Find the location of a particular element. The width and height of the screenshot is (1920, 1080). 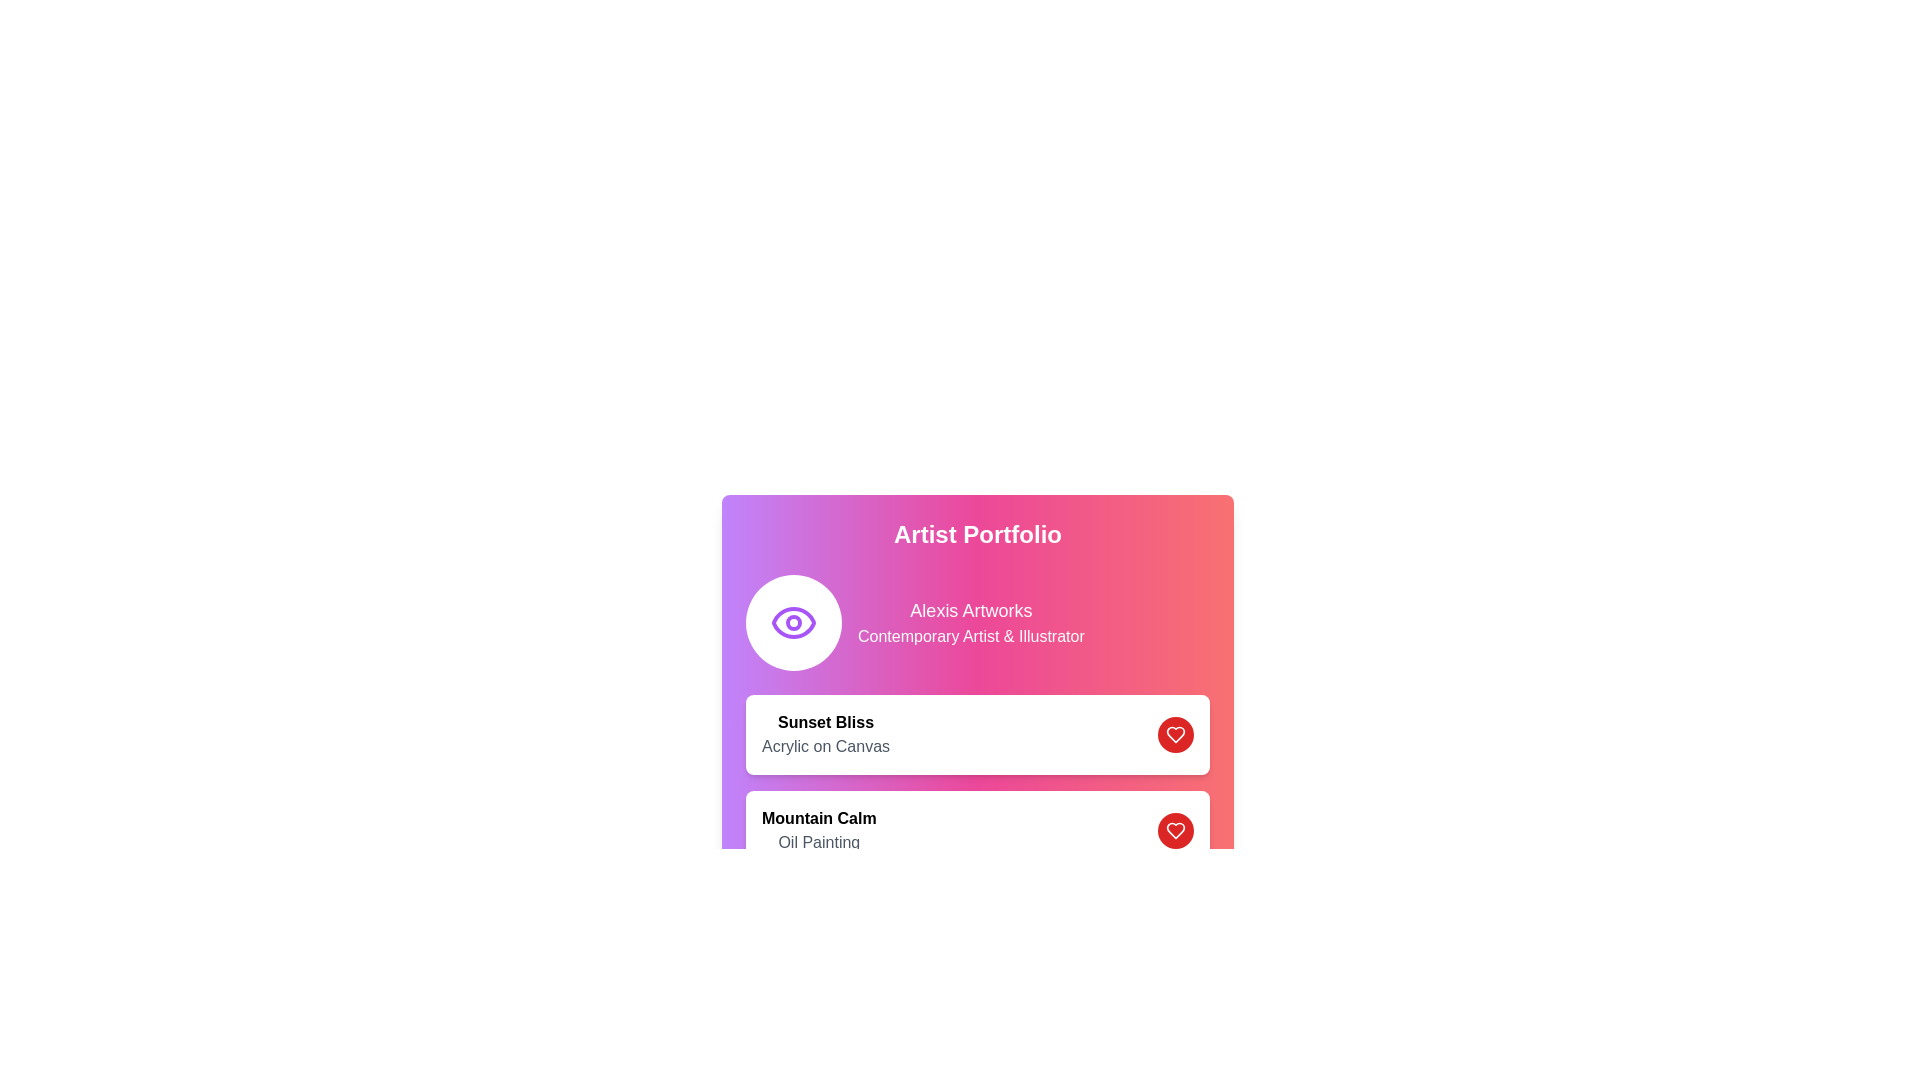

the descriptive text label providing information about the artist's profession and expertise, located below the header 'Artist Portfolio' and following 'Alexis Artworks.' is located at coordinates (971, 636).